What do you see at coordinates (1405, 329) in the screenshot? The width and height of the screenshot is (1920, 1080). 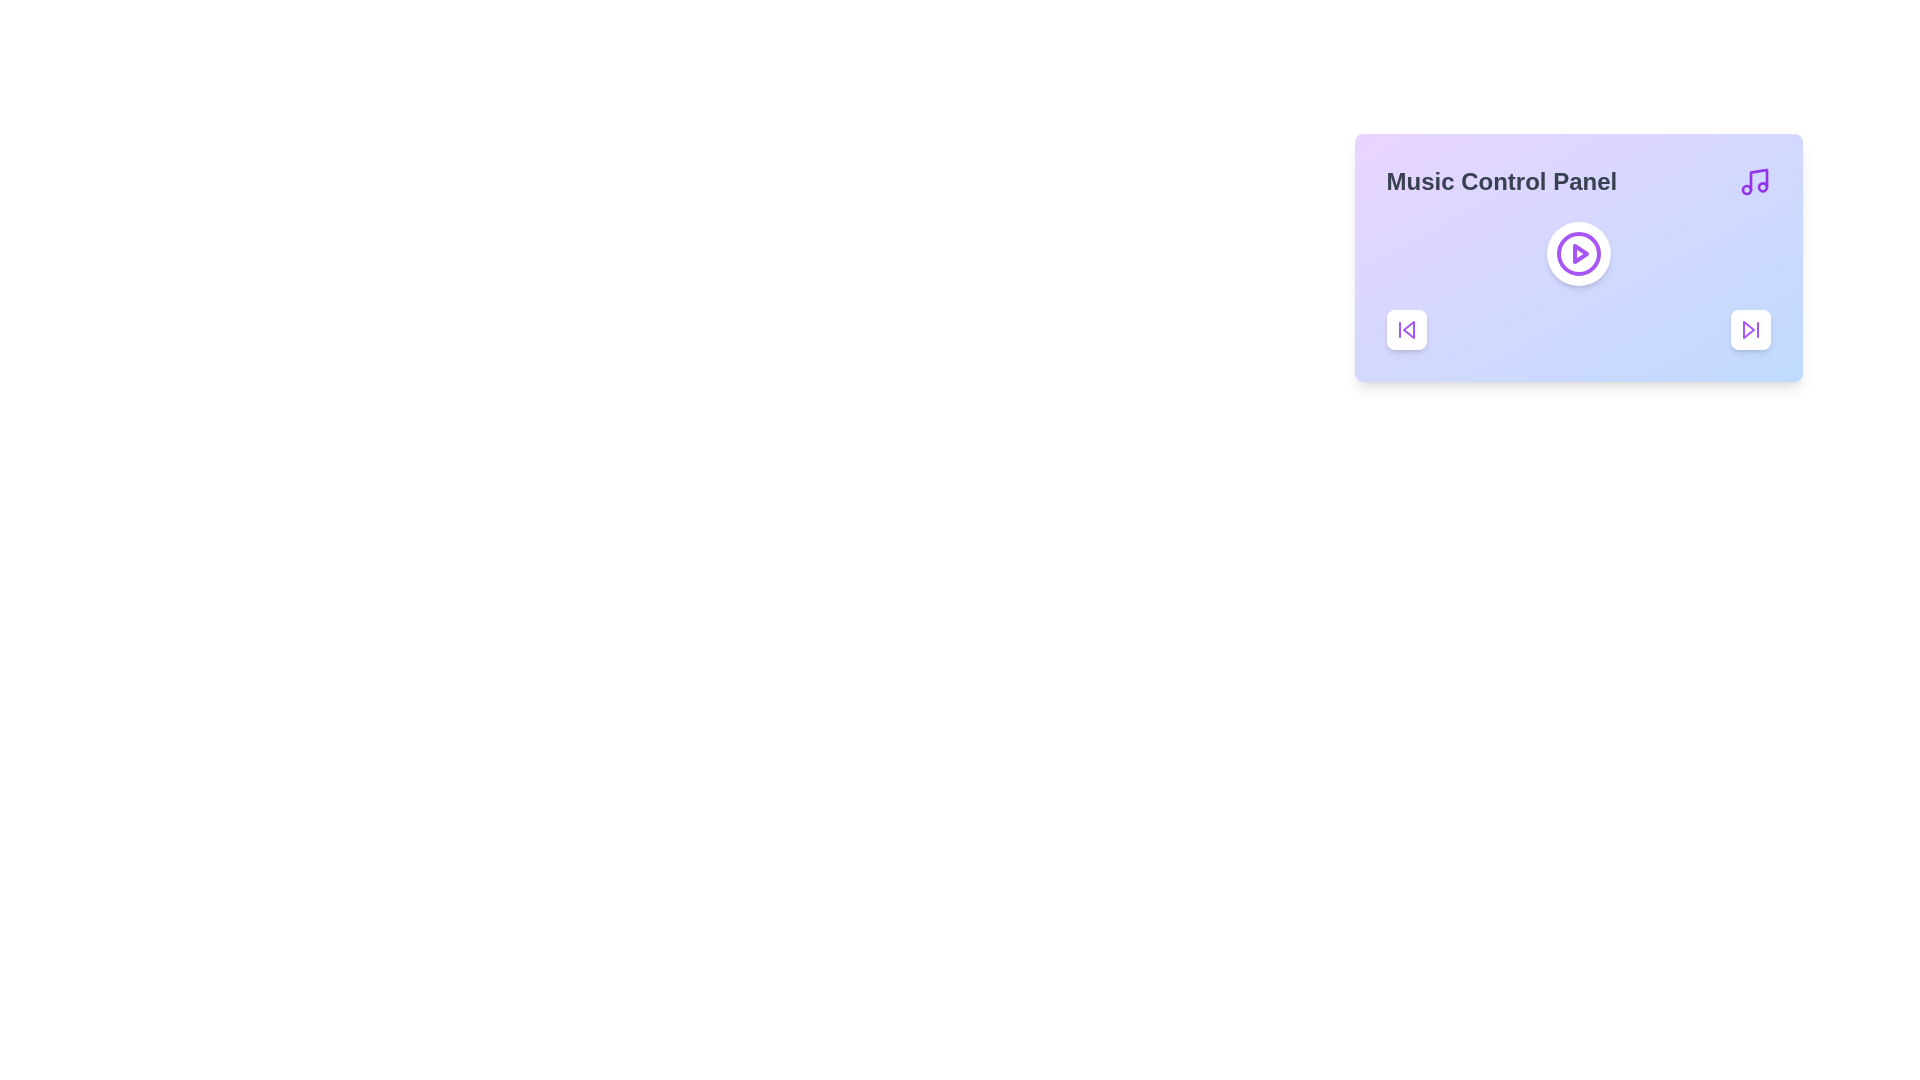 I see `the skip backwards button located at the bottom left corner of the music control panel` at bounding box center [1405, 329].